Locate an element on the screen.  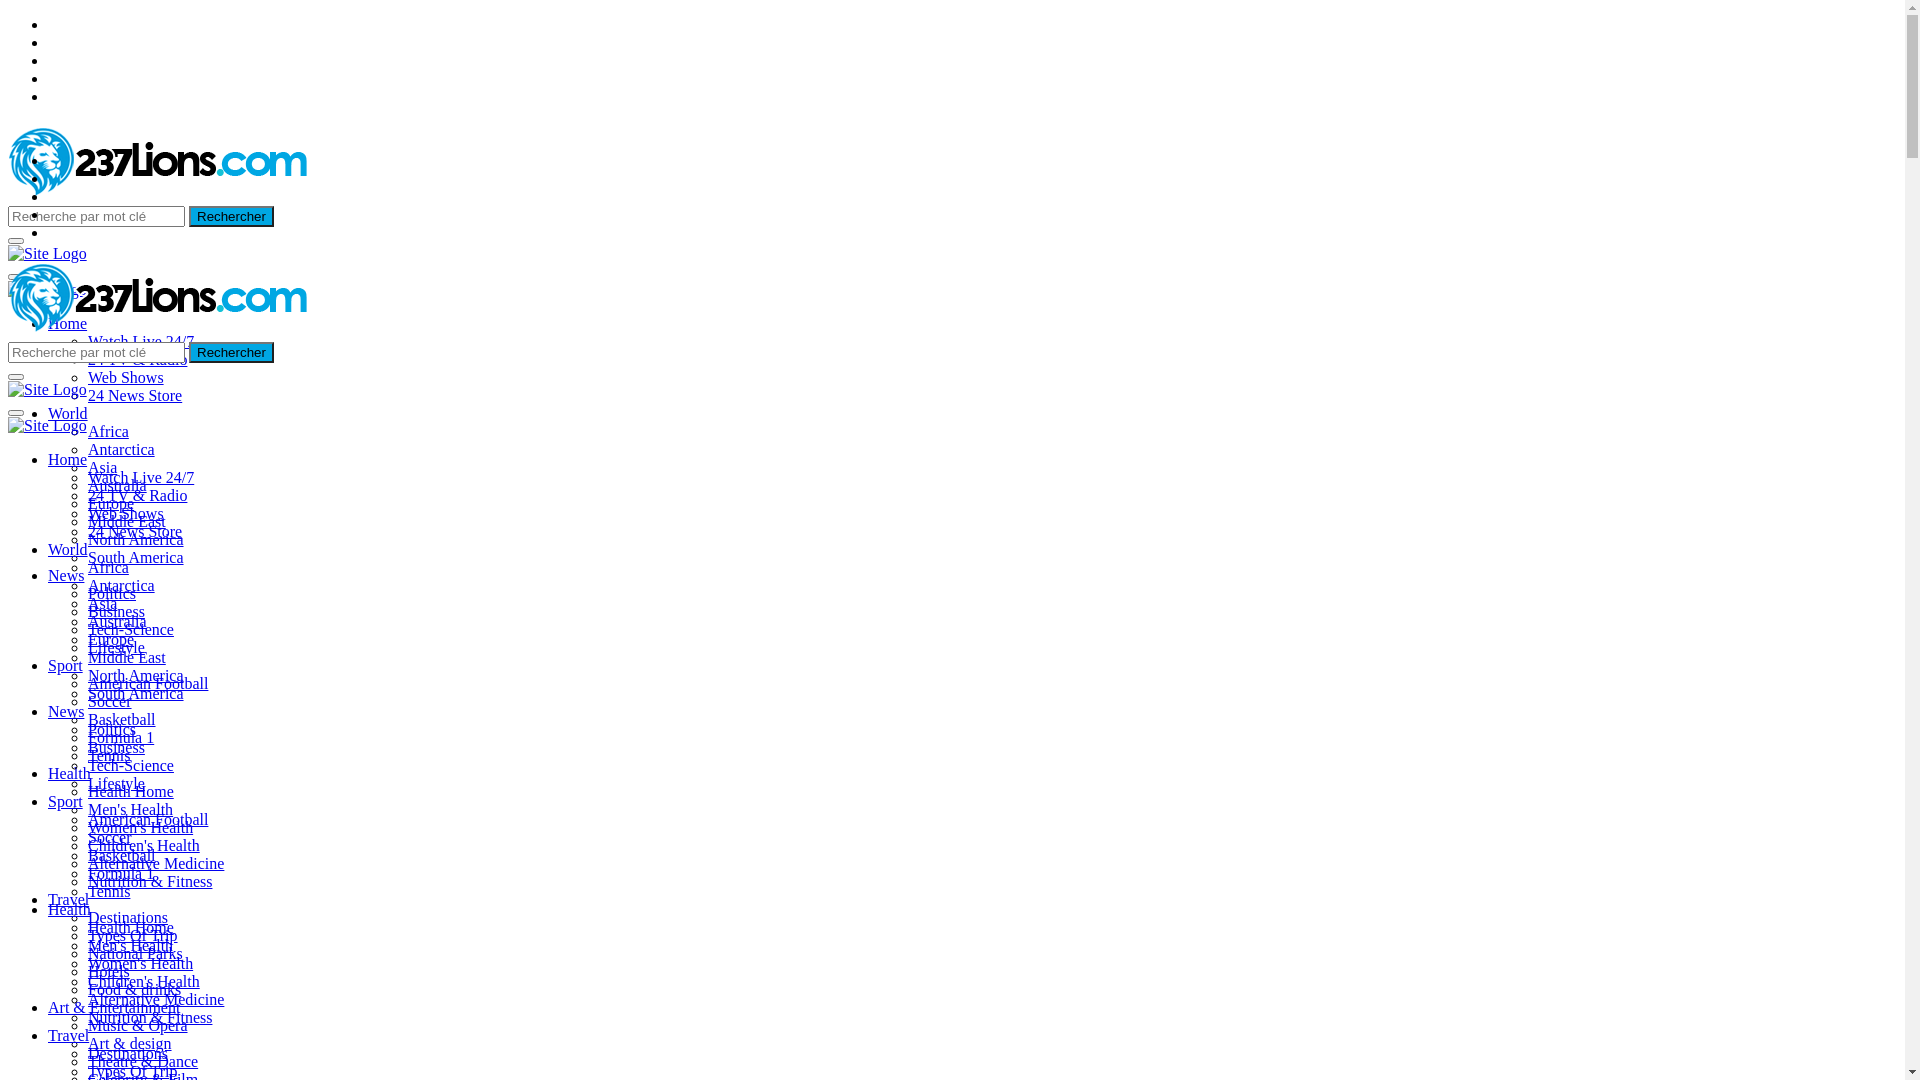
'Home' is located at coordinates (67, 322).